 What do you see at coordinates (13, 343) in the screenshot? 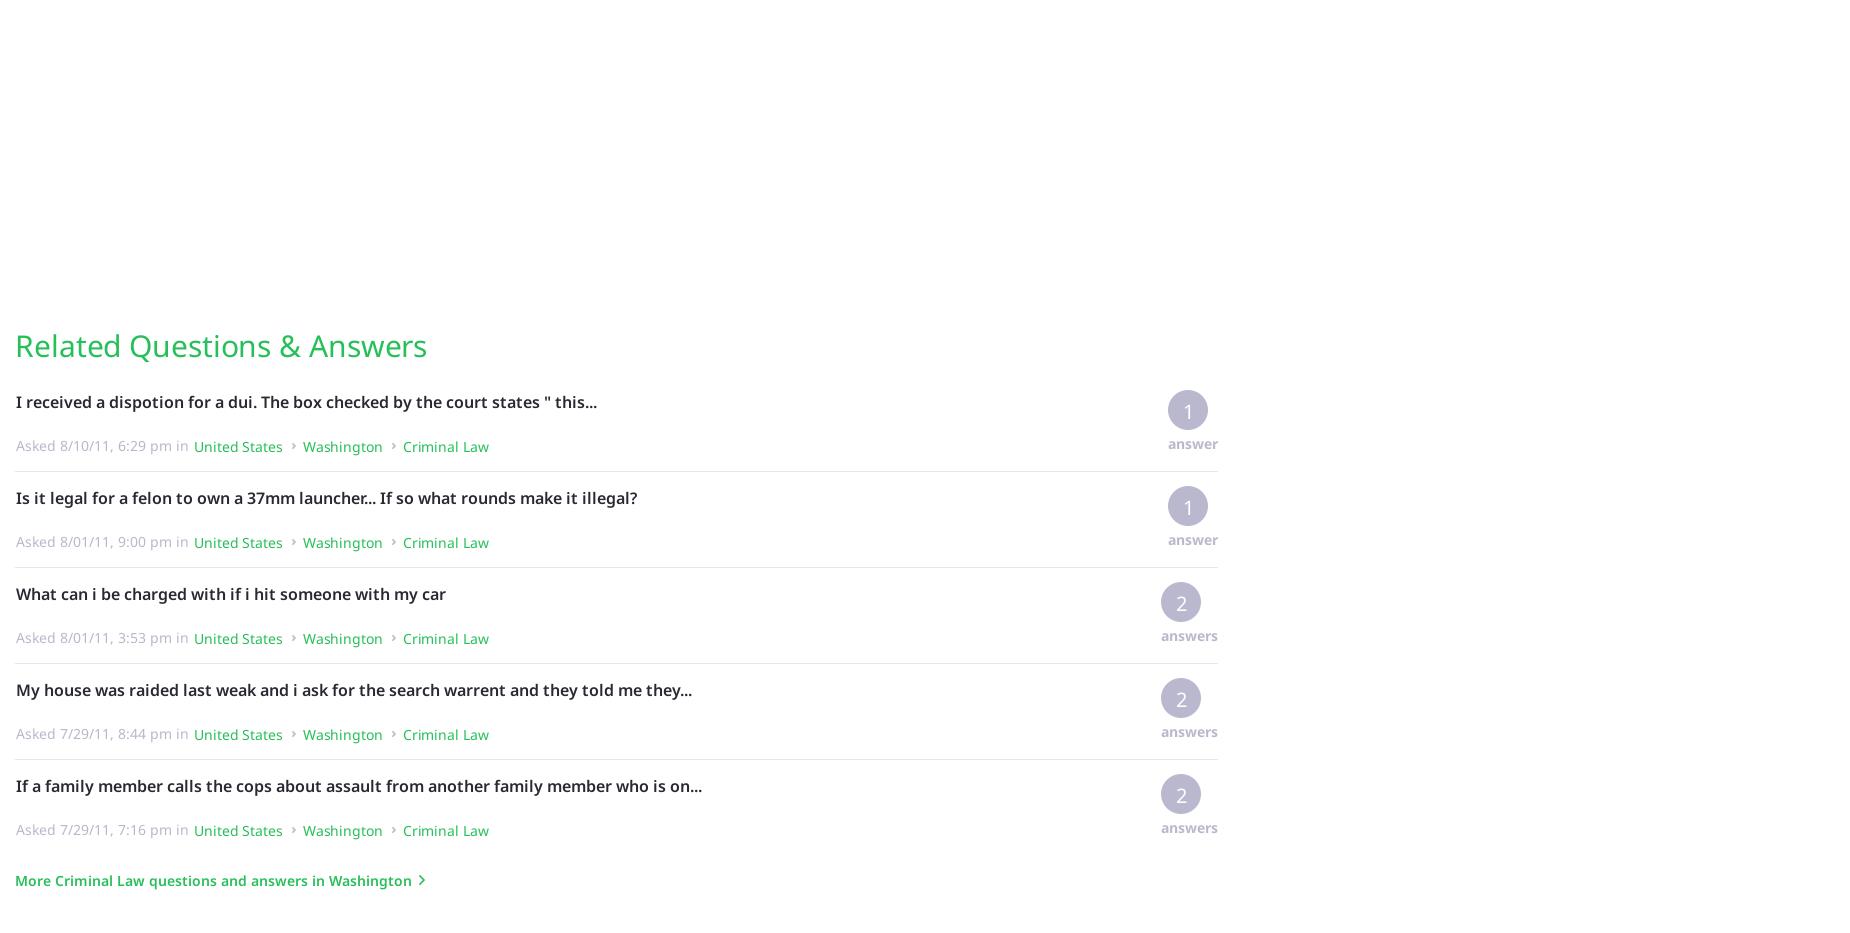
I see `'Related Questions & Answers'` at bounding box center [13, 343].